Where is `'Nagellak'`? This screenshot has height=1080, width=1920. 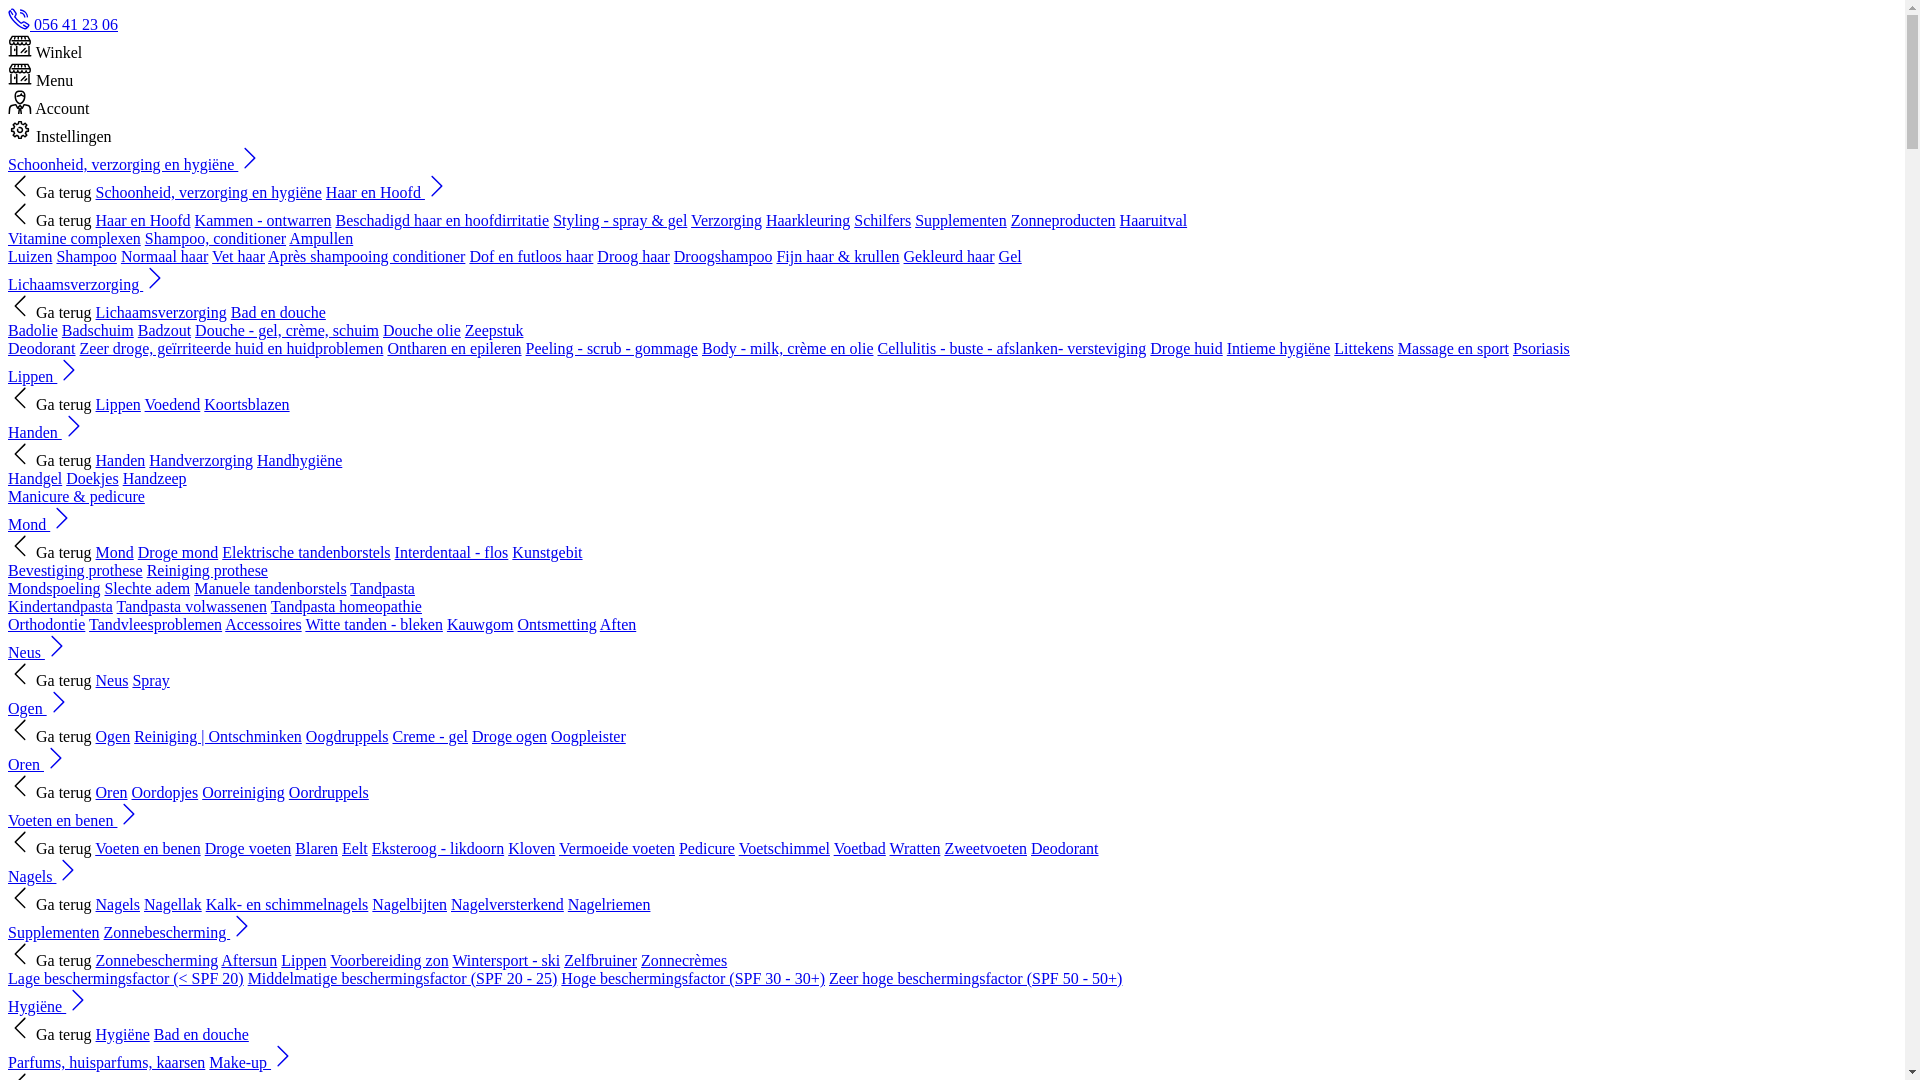
'Nagellak' is located at coordinates (172, 904).